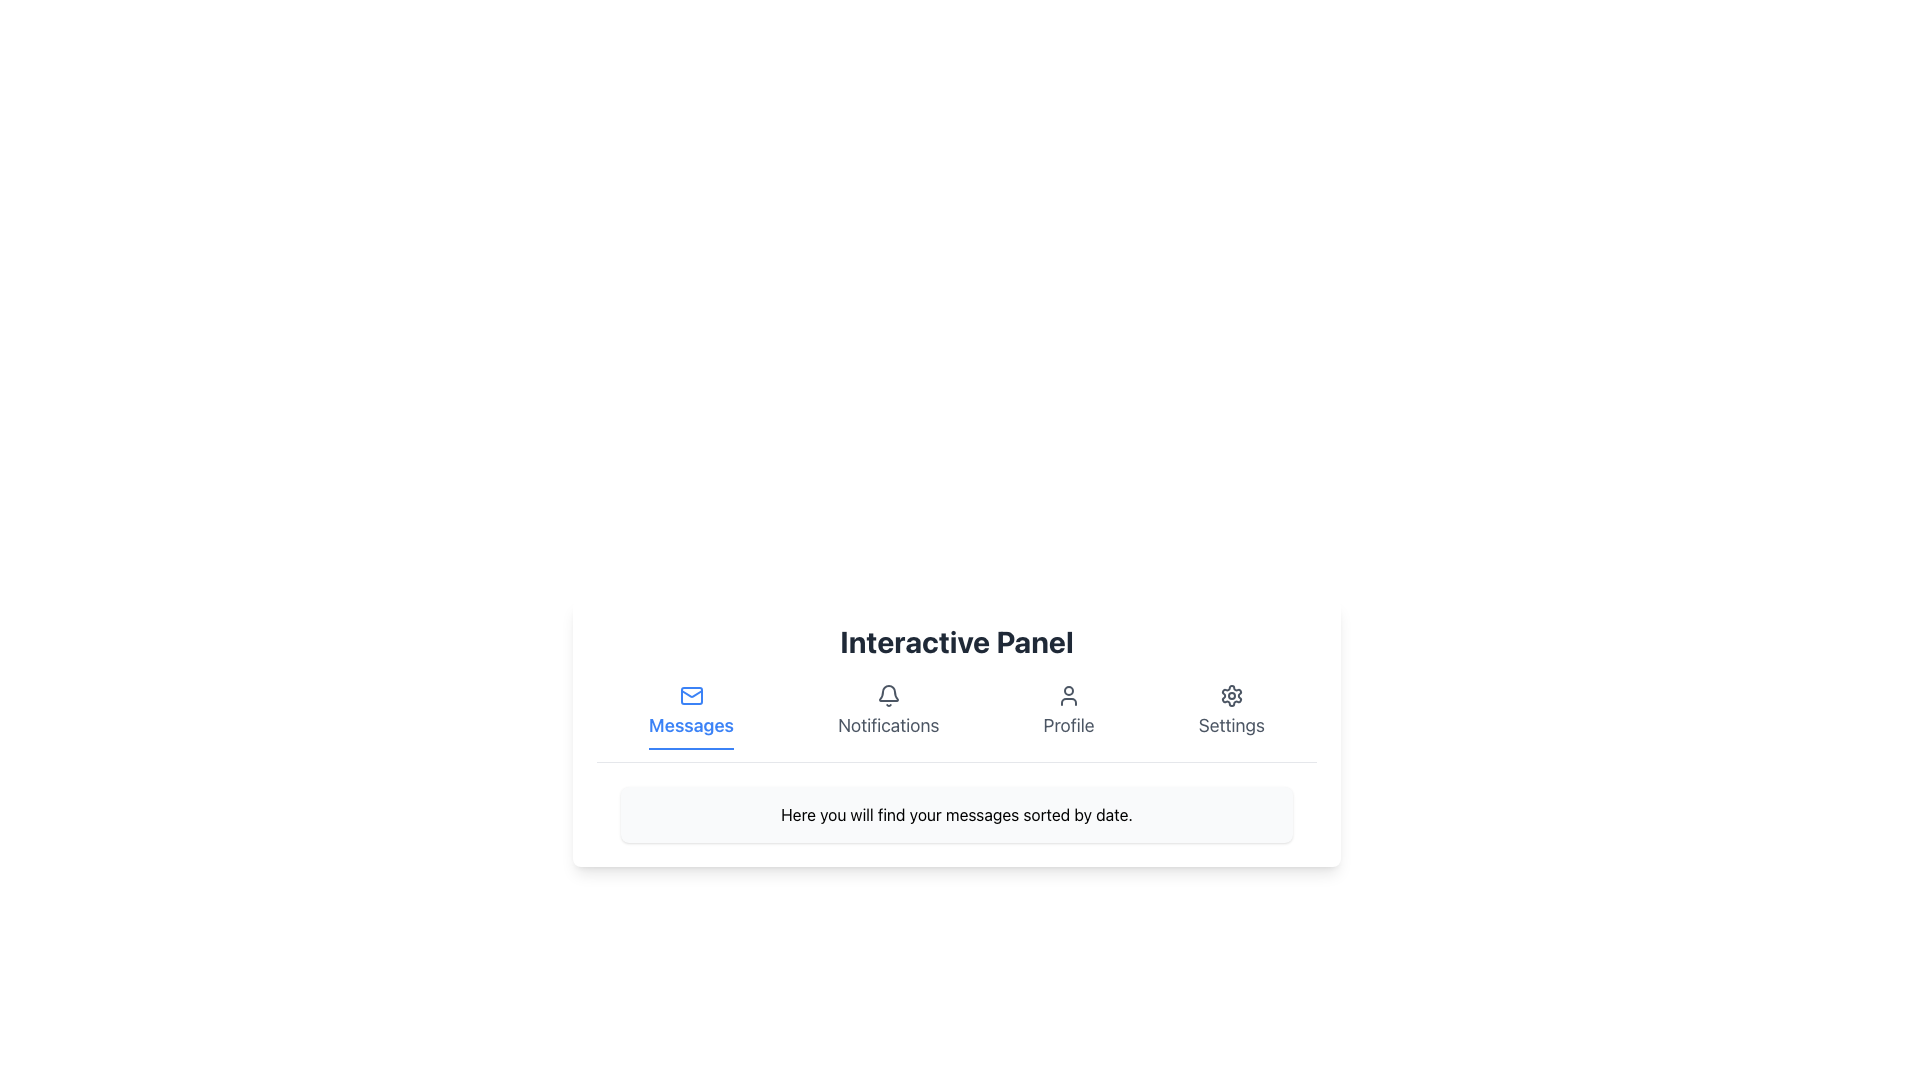 The height and width of the screenshot is (1080, 1920). I want to click on the 'Settings' interactive menu item, which features a gear icon and medium gray text, so click(1230, 716).